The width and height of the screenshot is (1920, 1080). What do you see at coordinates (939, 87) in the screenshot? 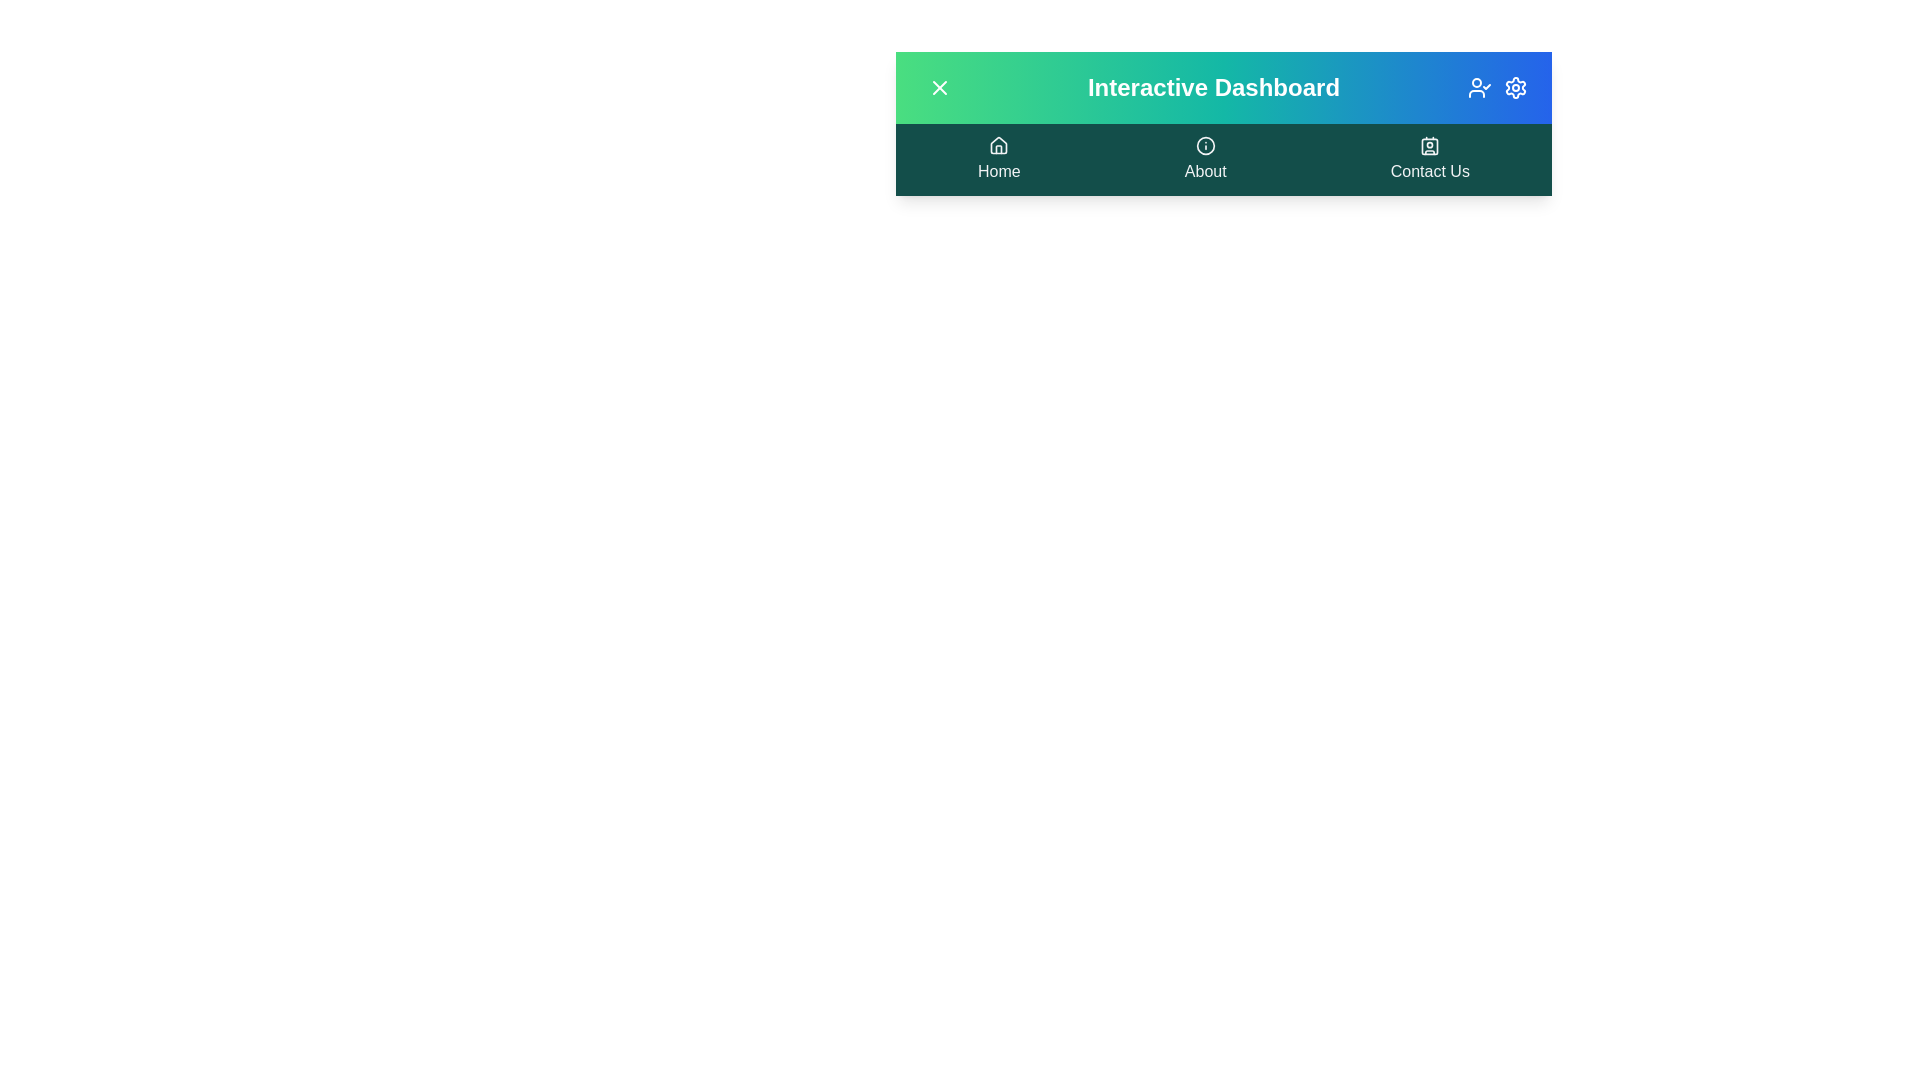
I see `the toggle button to toggle the visibility of the navigation menu` at bounding box center [939, 87].